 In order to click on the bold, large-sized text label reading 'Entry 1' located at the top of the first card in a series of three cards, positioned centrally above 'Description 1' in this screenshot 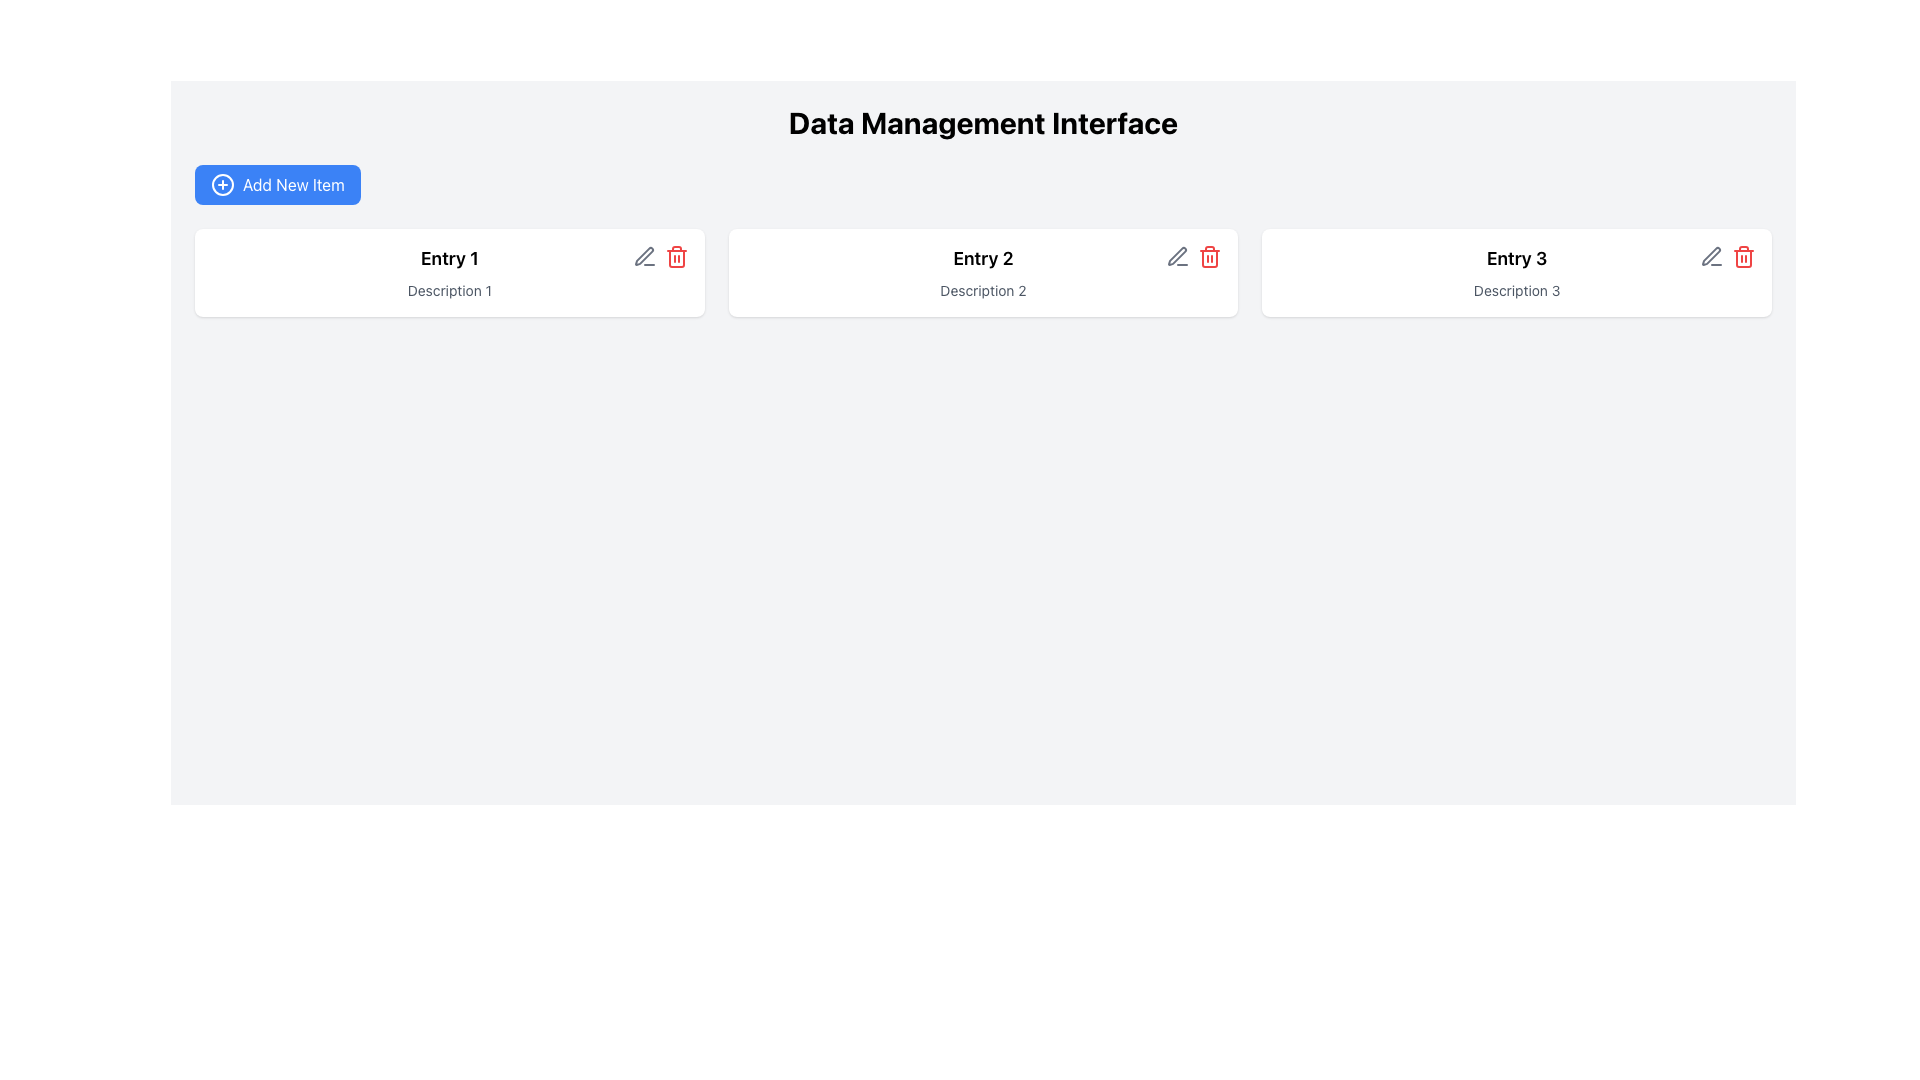, I will do `click(448, 257)`.